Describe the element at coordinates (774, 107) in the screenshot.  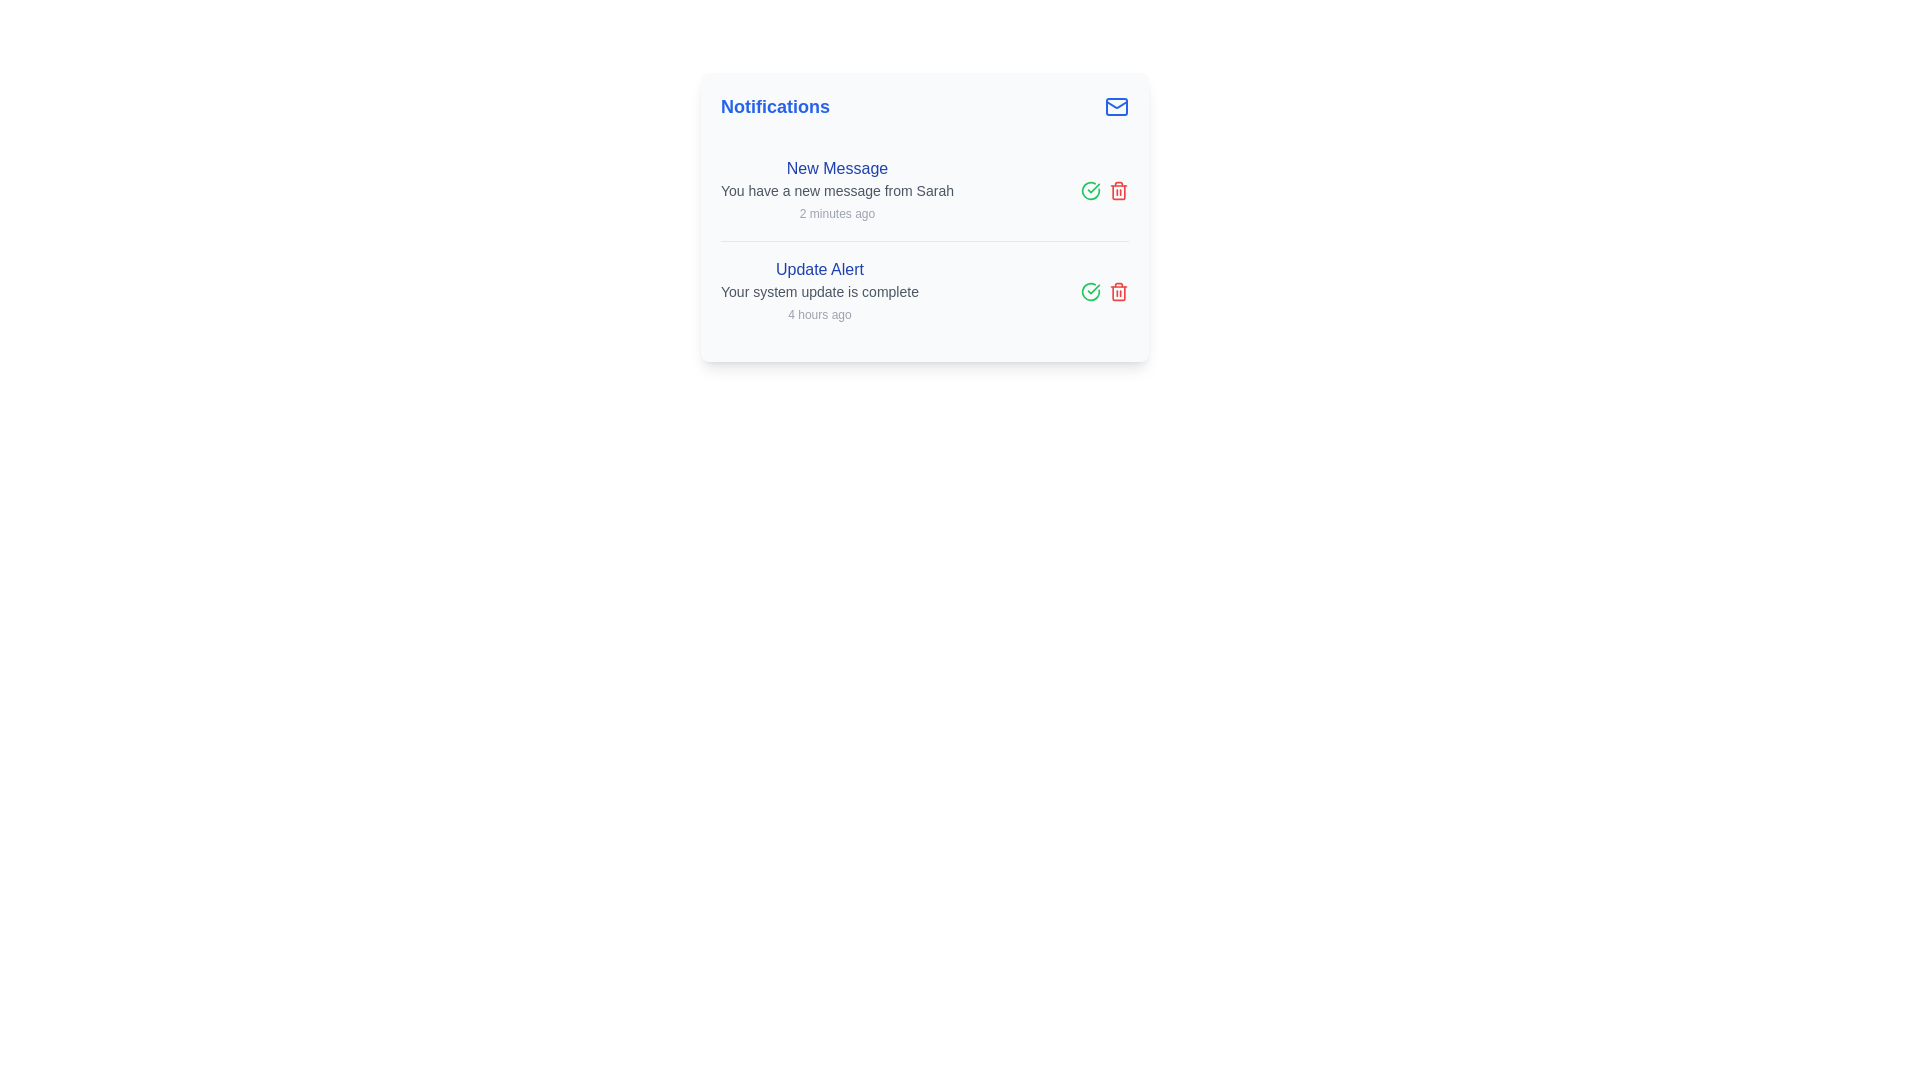
I see `the static text label that serves as the header for the notifications area, located at the top-left quadrant of the notifications card` at that location.